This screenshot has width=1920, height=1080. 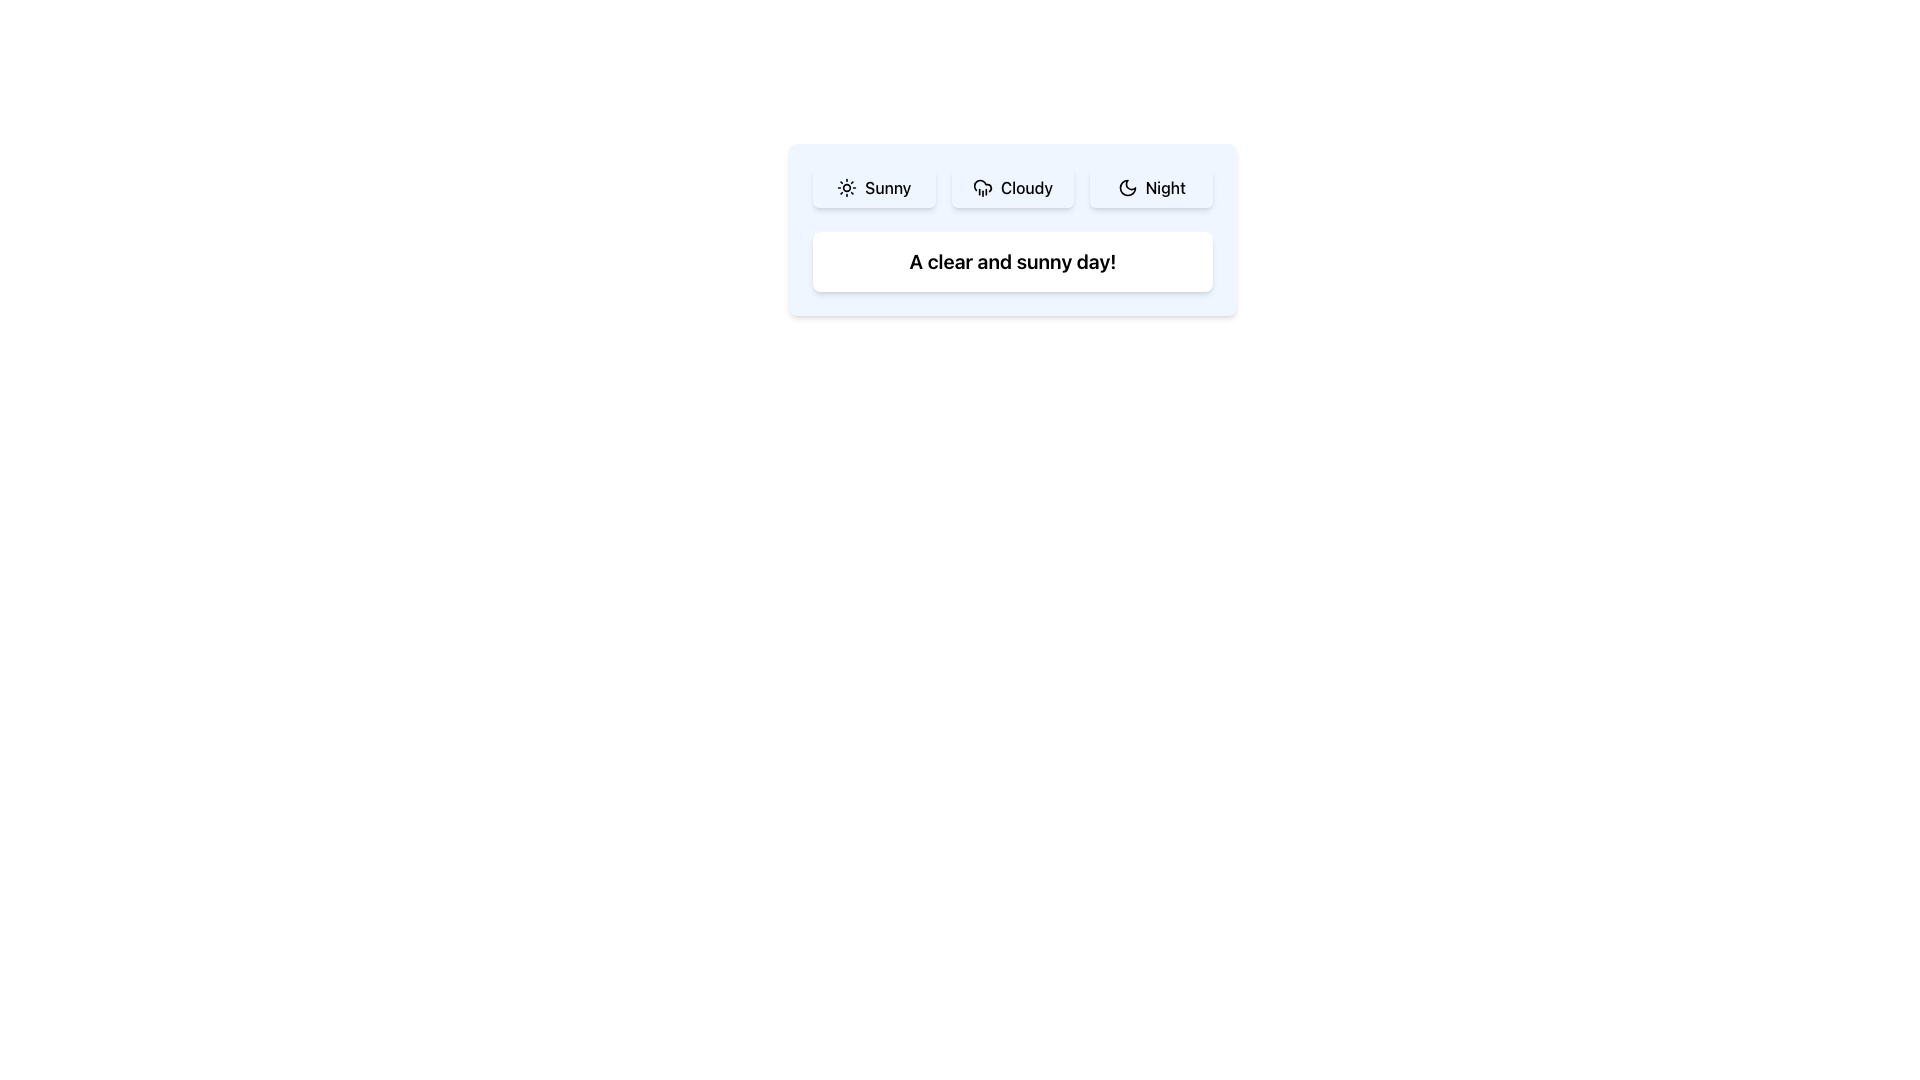 I want to click on the 'Cloudy' icon which resembles a cloud with rain, located in the middle of the three options labeled 'Sunny', 'Cloudy', and 'Night', so click(x=982, y=188).